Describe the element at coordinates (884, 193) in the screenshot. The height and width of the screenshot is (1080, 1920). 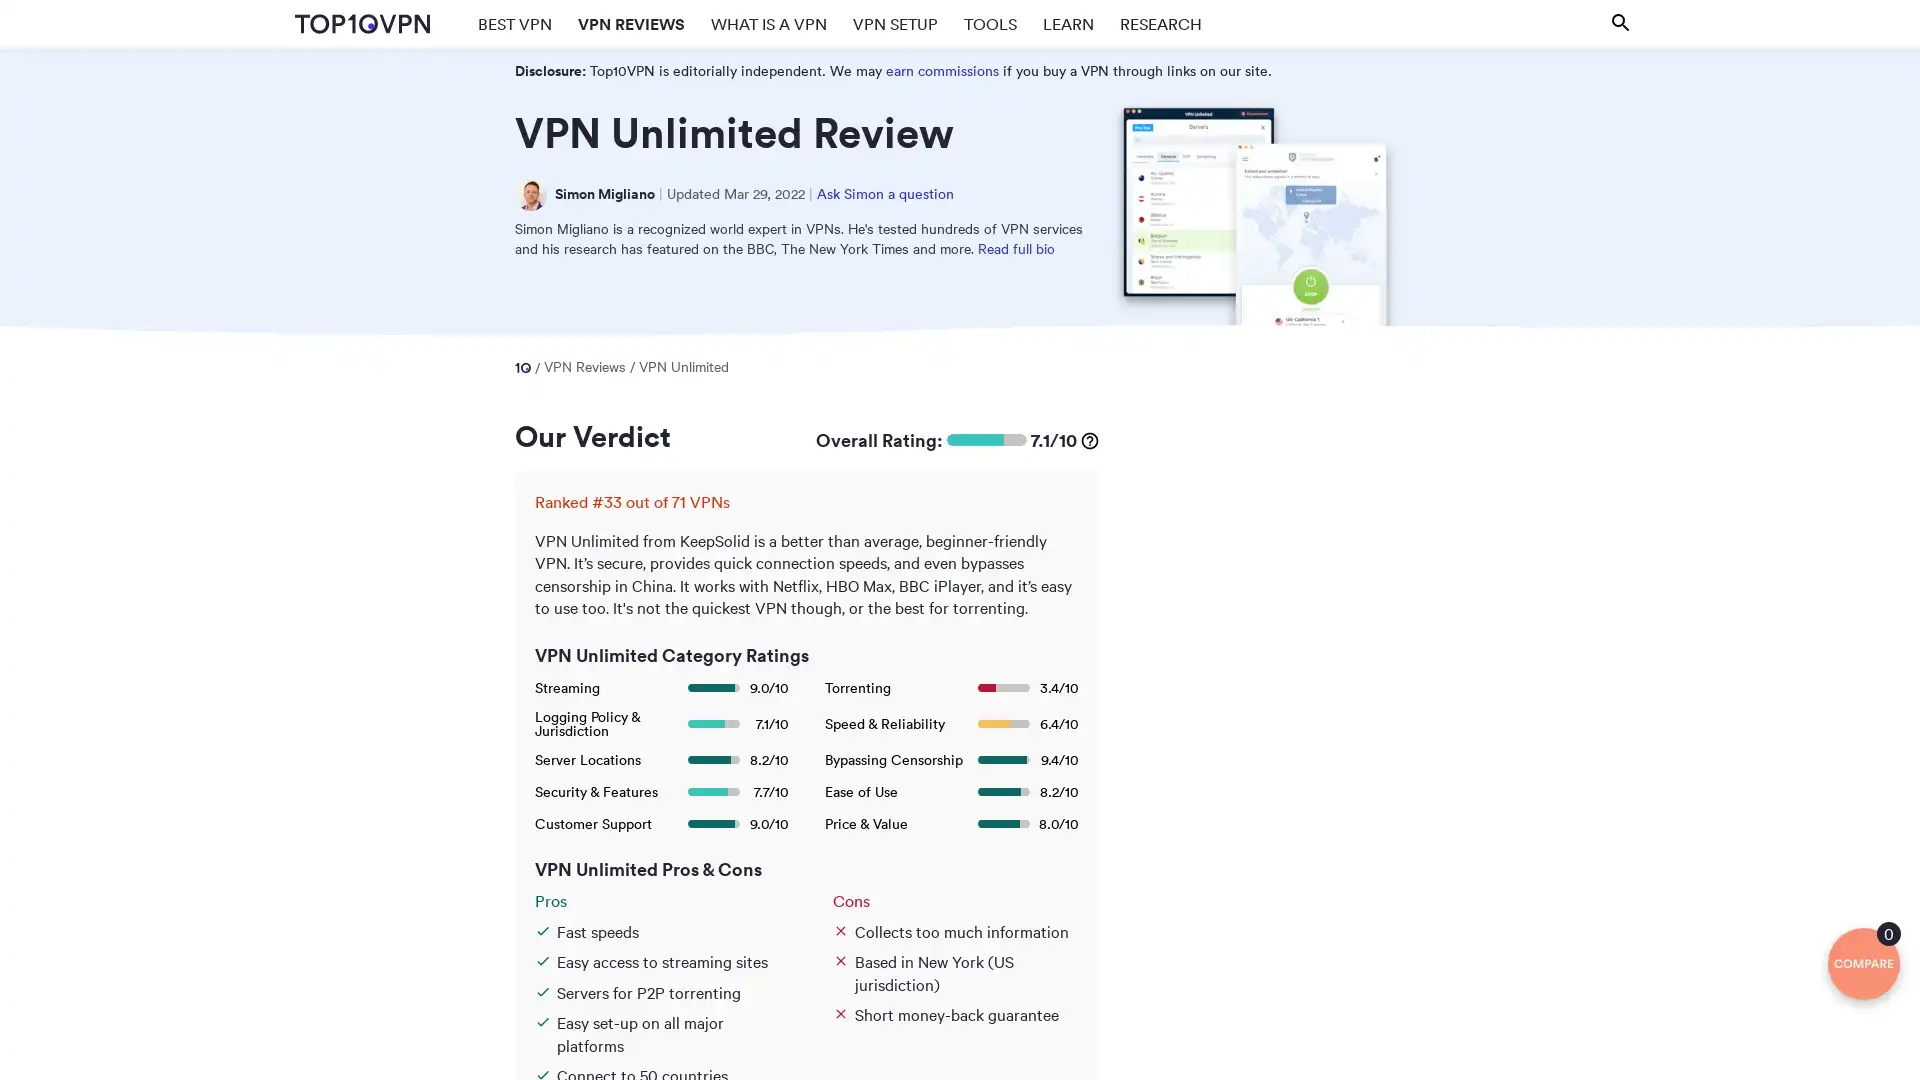
I see `Ask Simon a question` at that location.